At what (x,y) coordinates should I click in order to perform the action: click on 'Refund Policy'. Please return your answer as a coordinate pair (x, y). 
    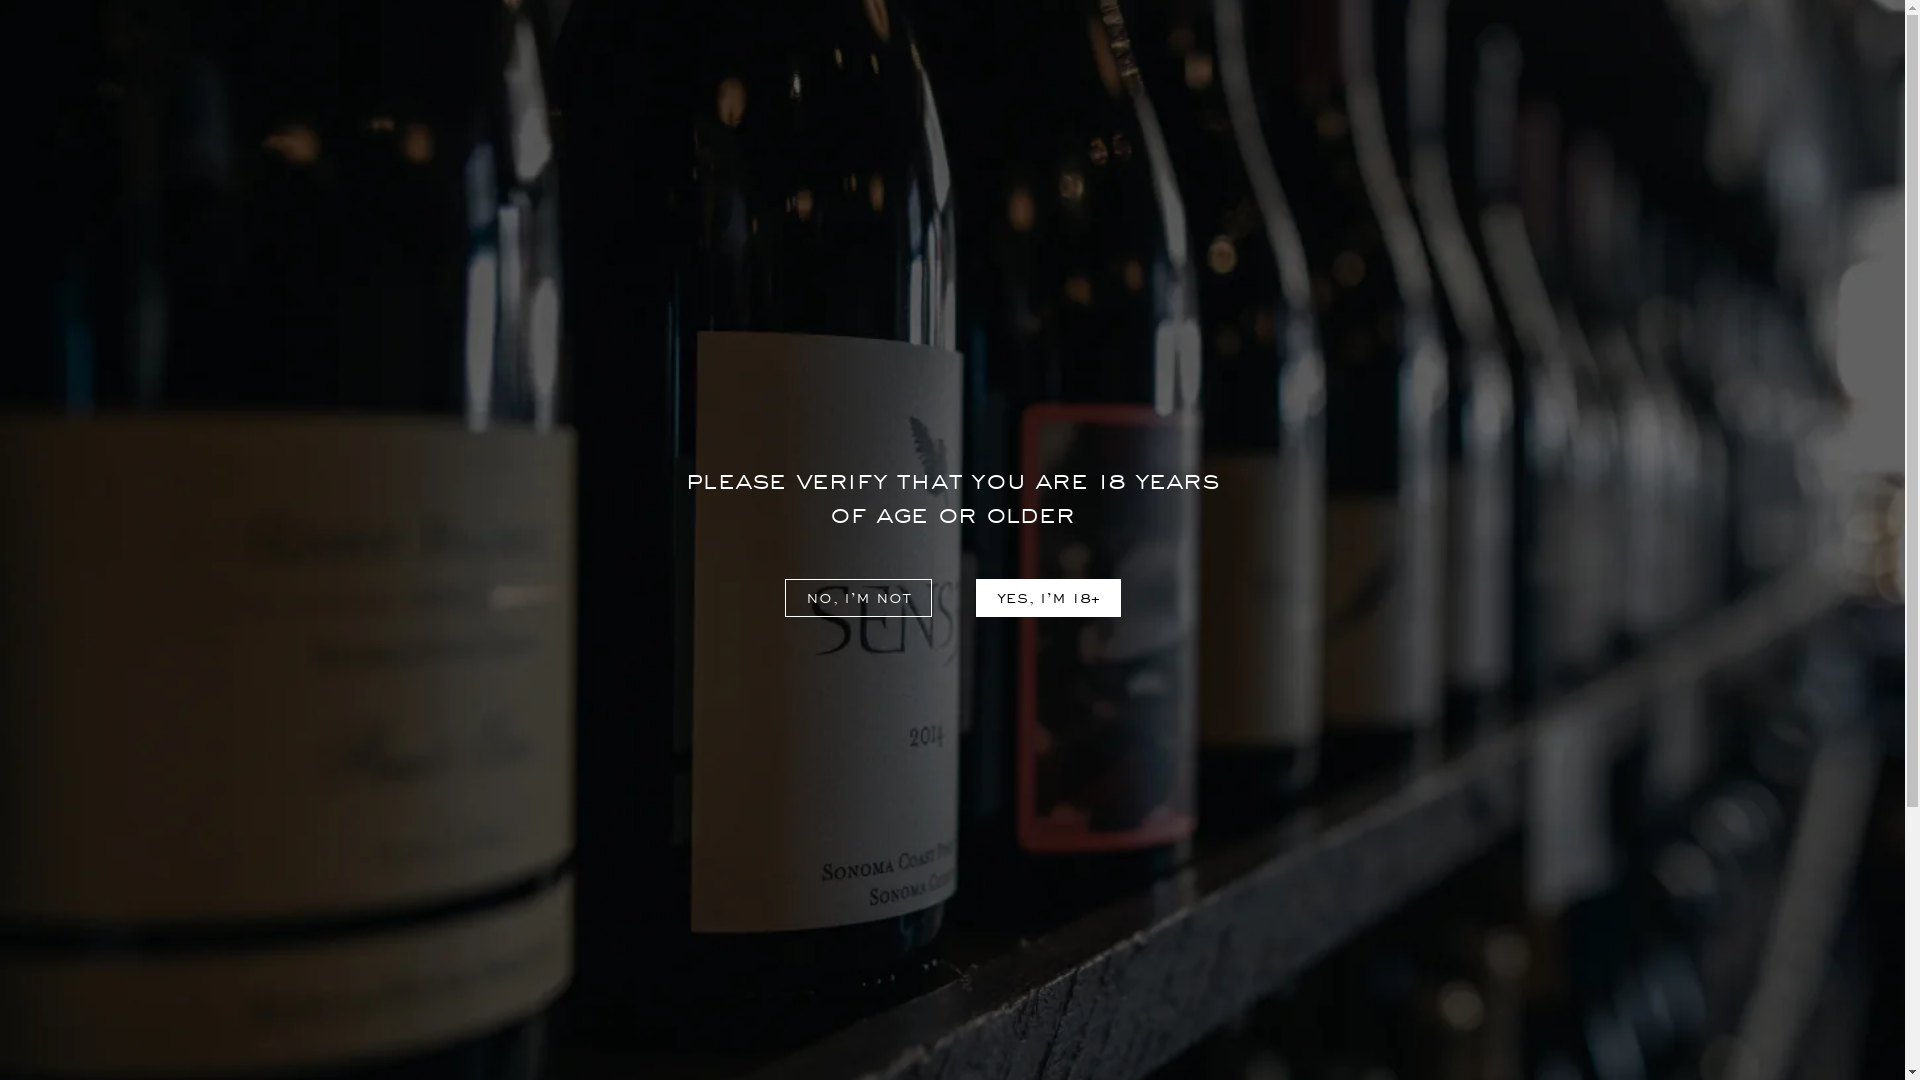
    Looking at the image, I should click on (299, 933).